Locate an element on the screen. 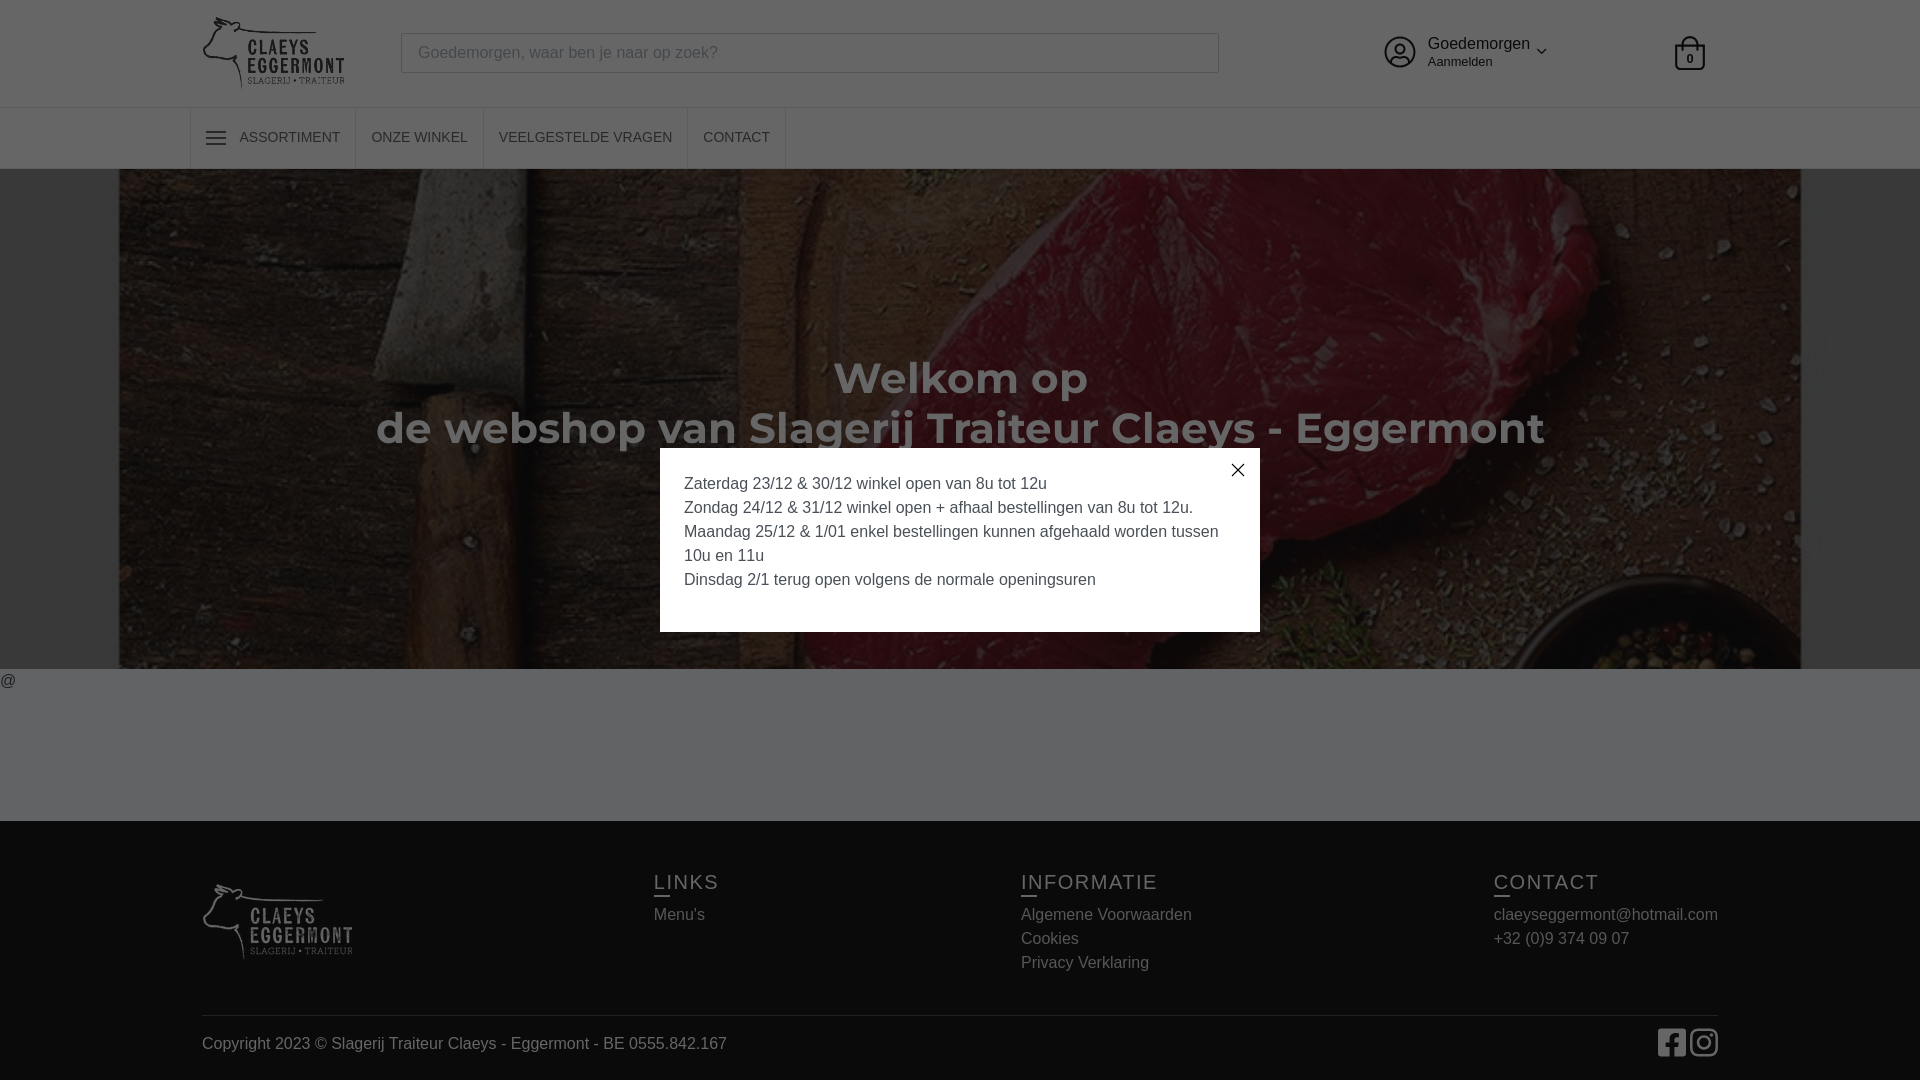 Image resolution: width=1920 pixels, height=1080 pixels. 'ASSORTIMENT' is located at coordinates (272, 137).